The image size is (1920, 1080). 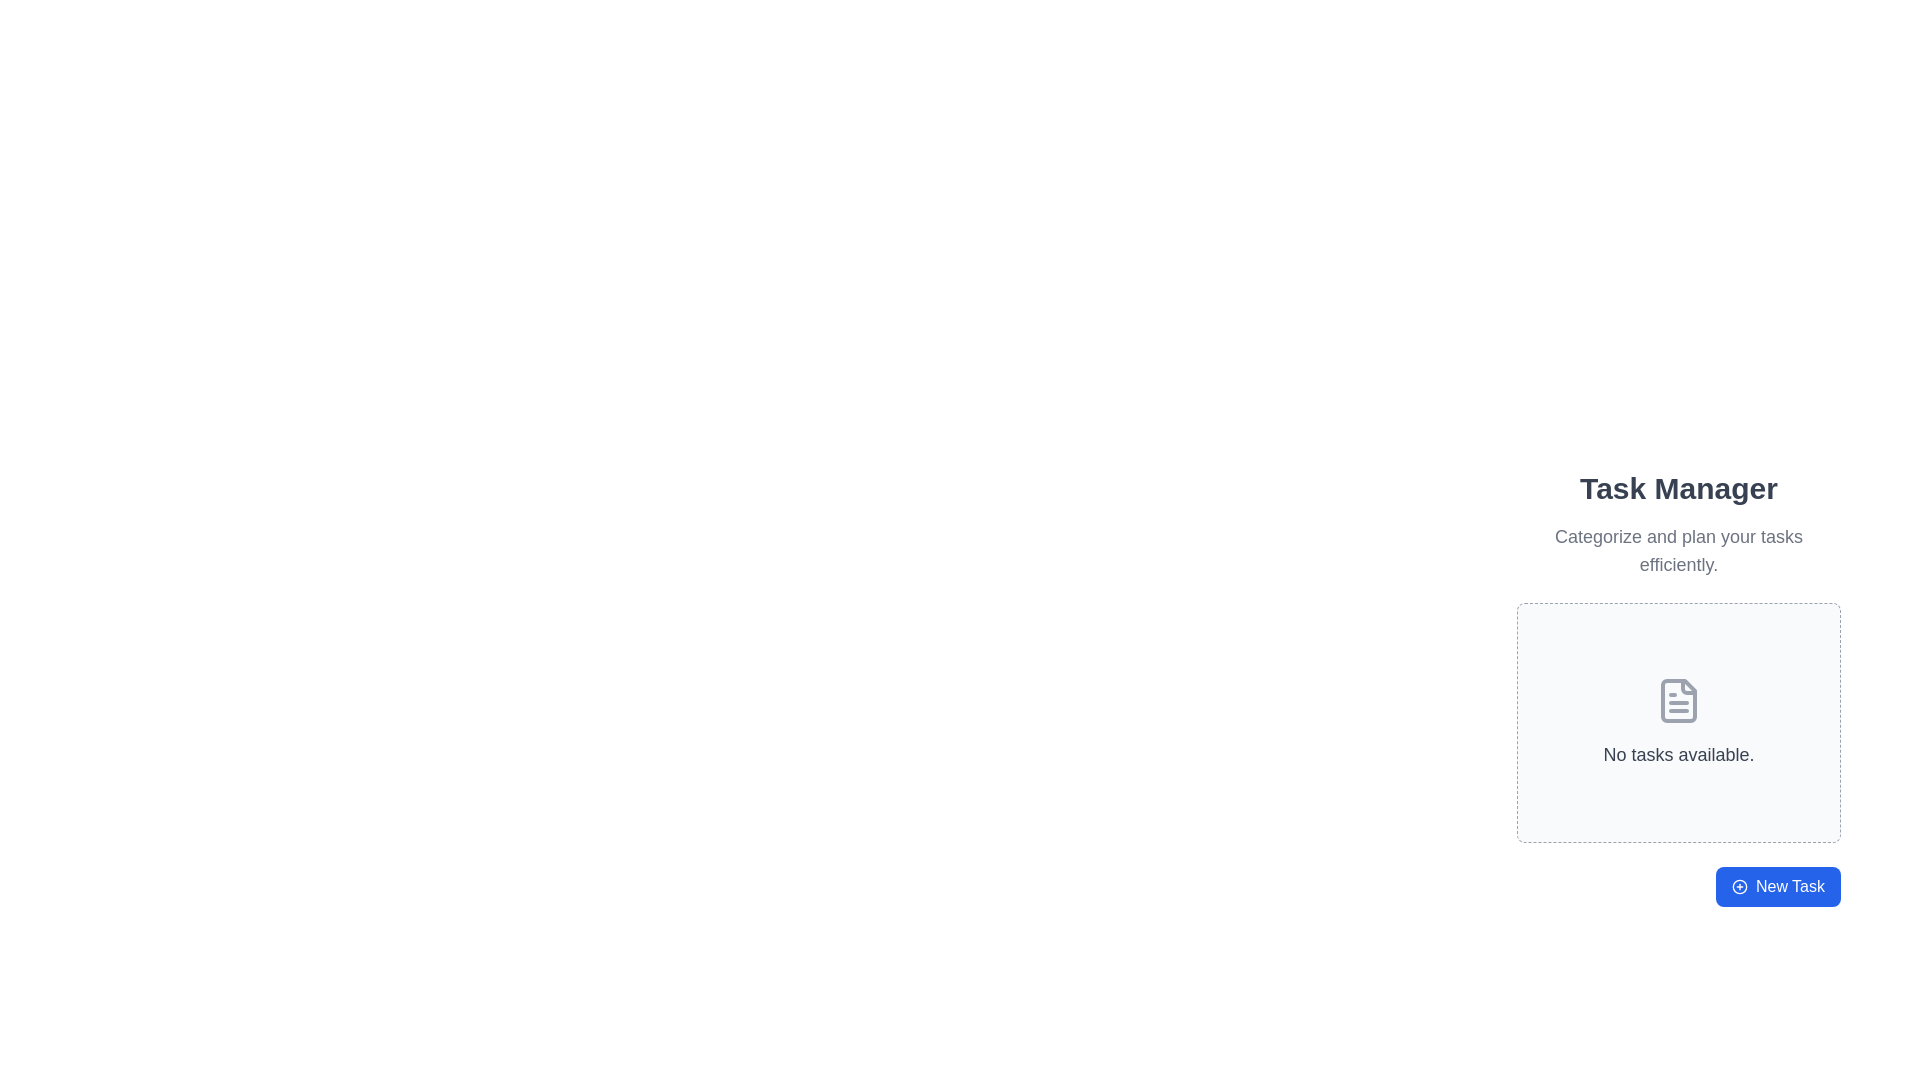 What do you see at coordinates (1679, 700) in the screenshot?
I see `the Decorative icon that visually represents the absence of tasks in the system, located within the bordered area labeled 'No tasks available.'` at bounding box center [1679, 700].